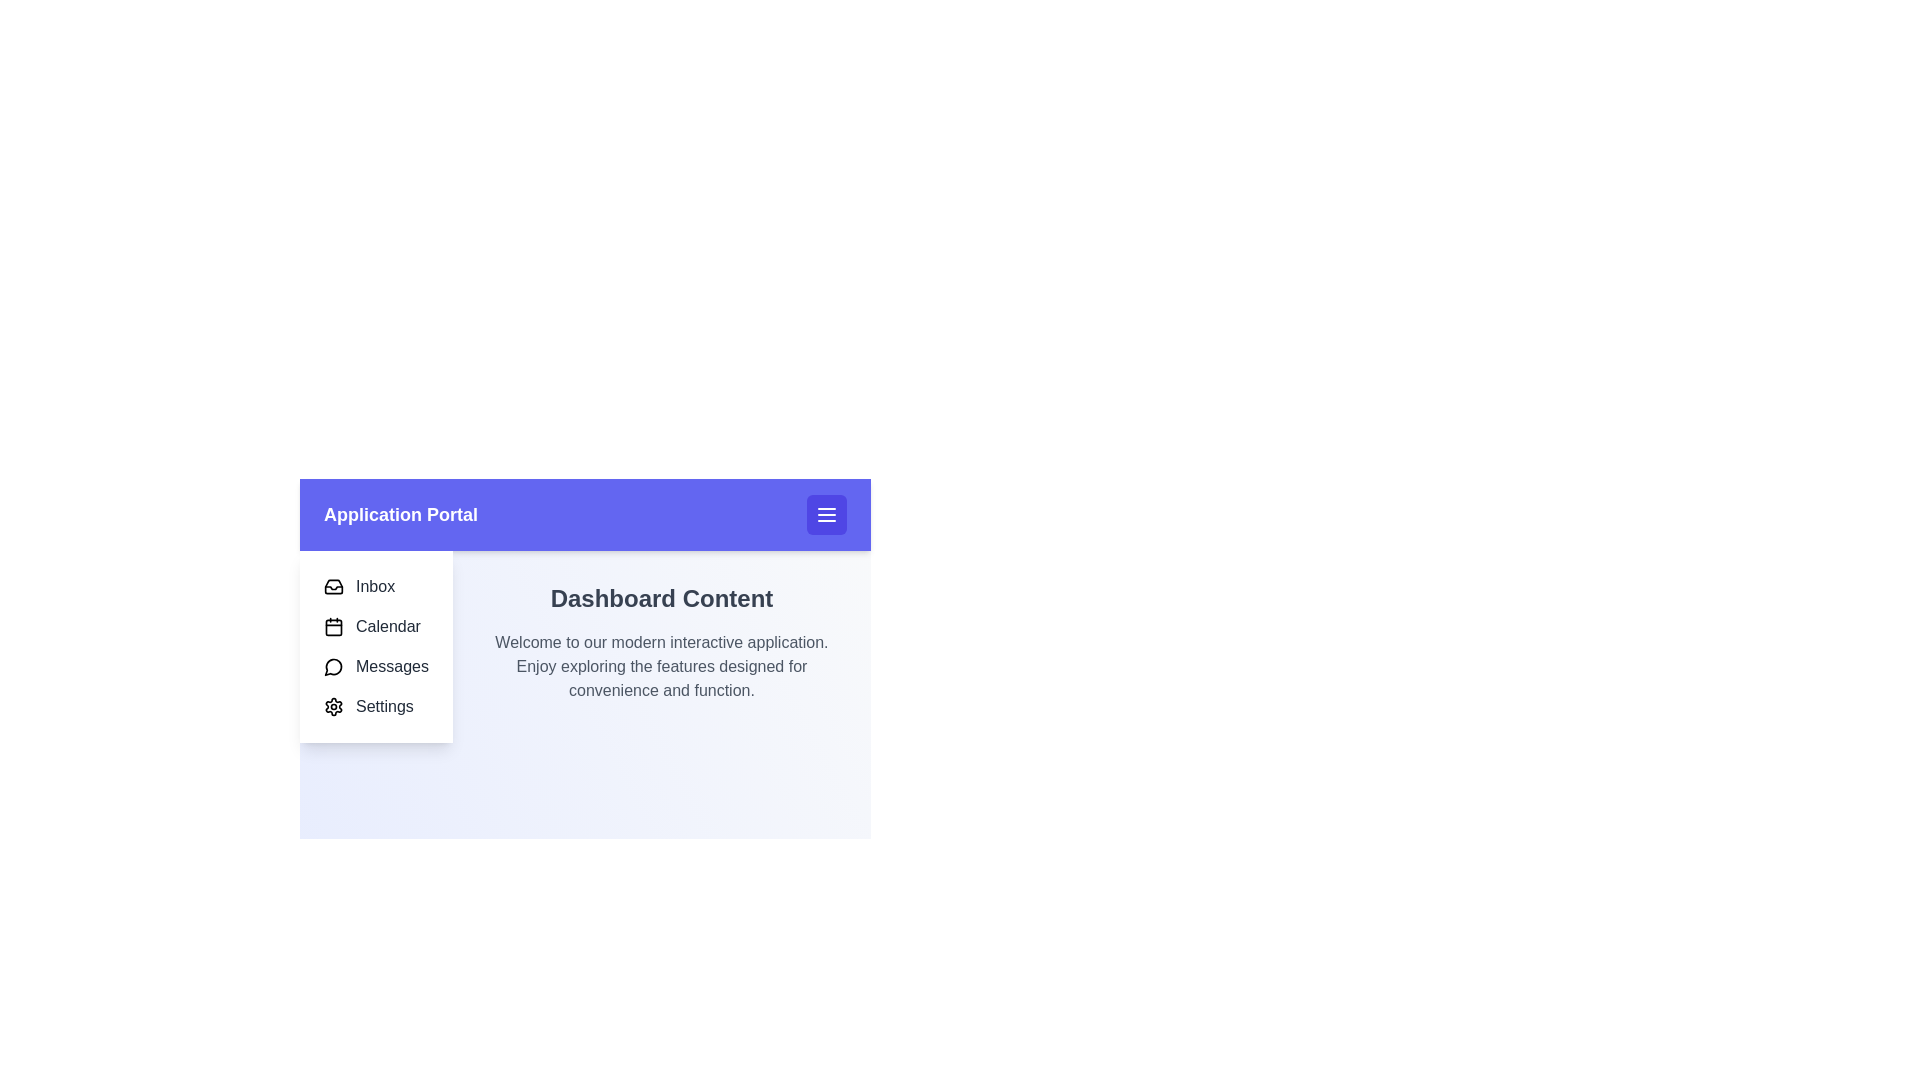 This screenshot has width=1920, height=1080. What do you see at coordinates (376, 585) in the screenshot?
I see `the 'Inbox' navigation item, which features a left-aligned envelope icon and bold text` at bounding box center [376, 585].